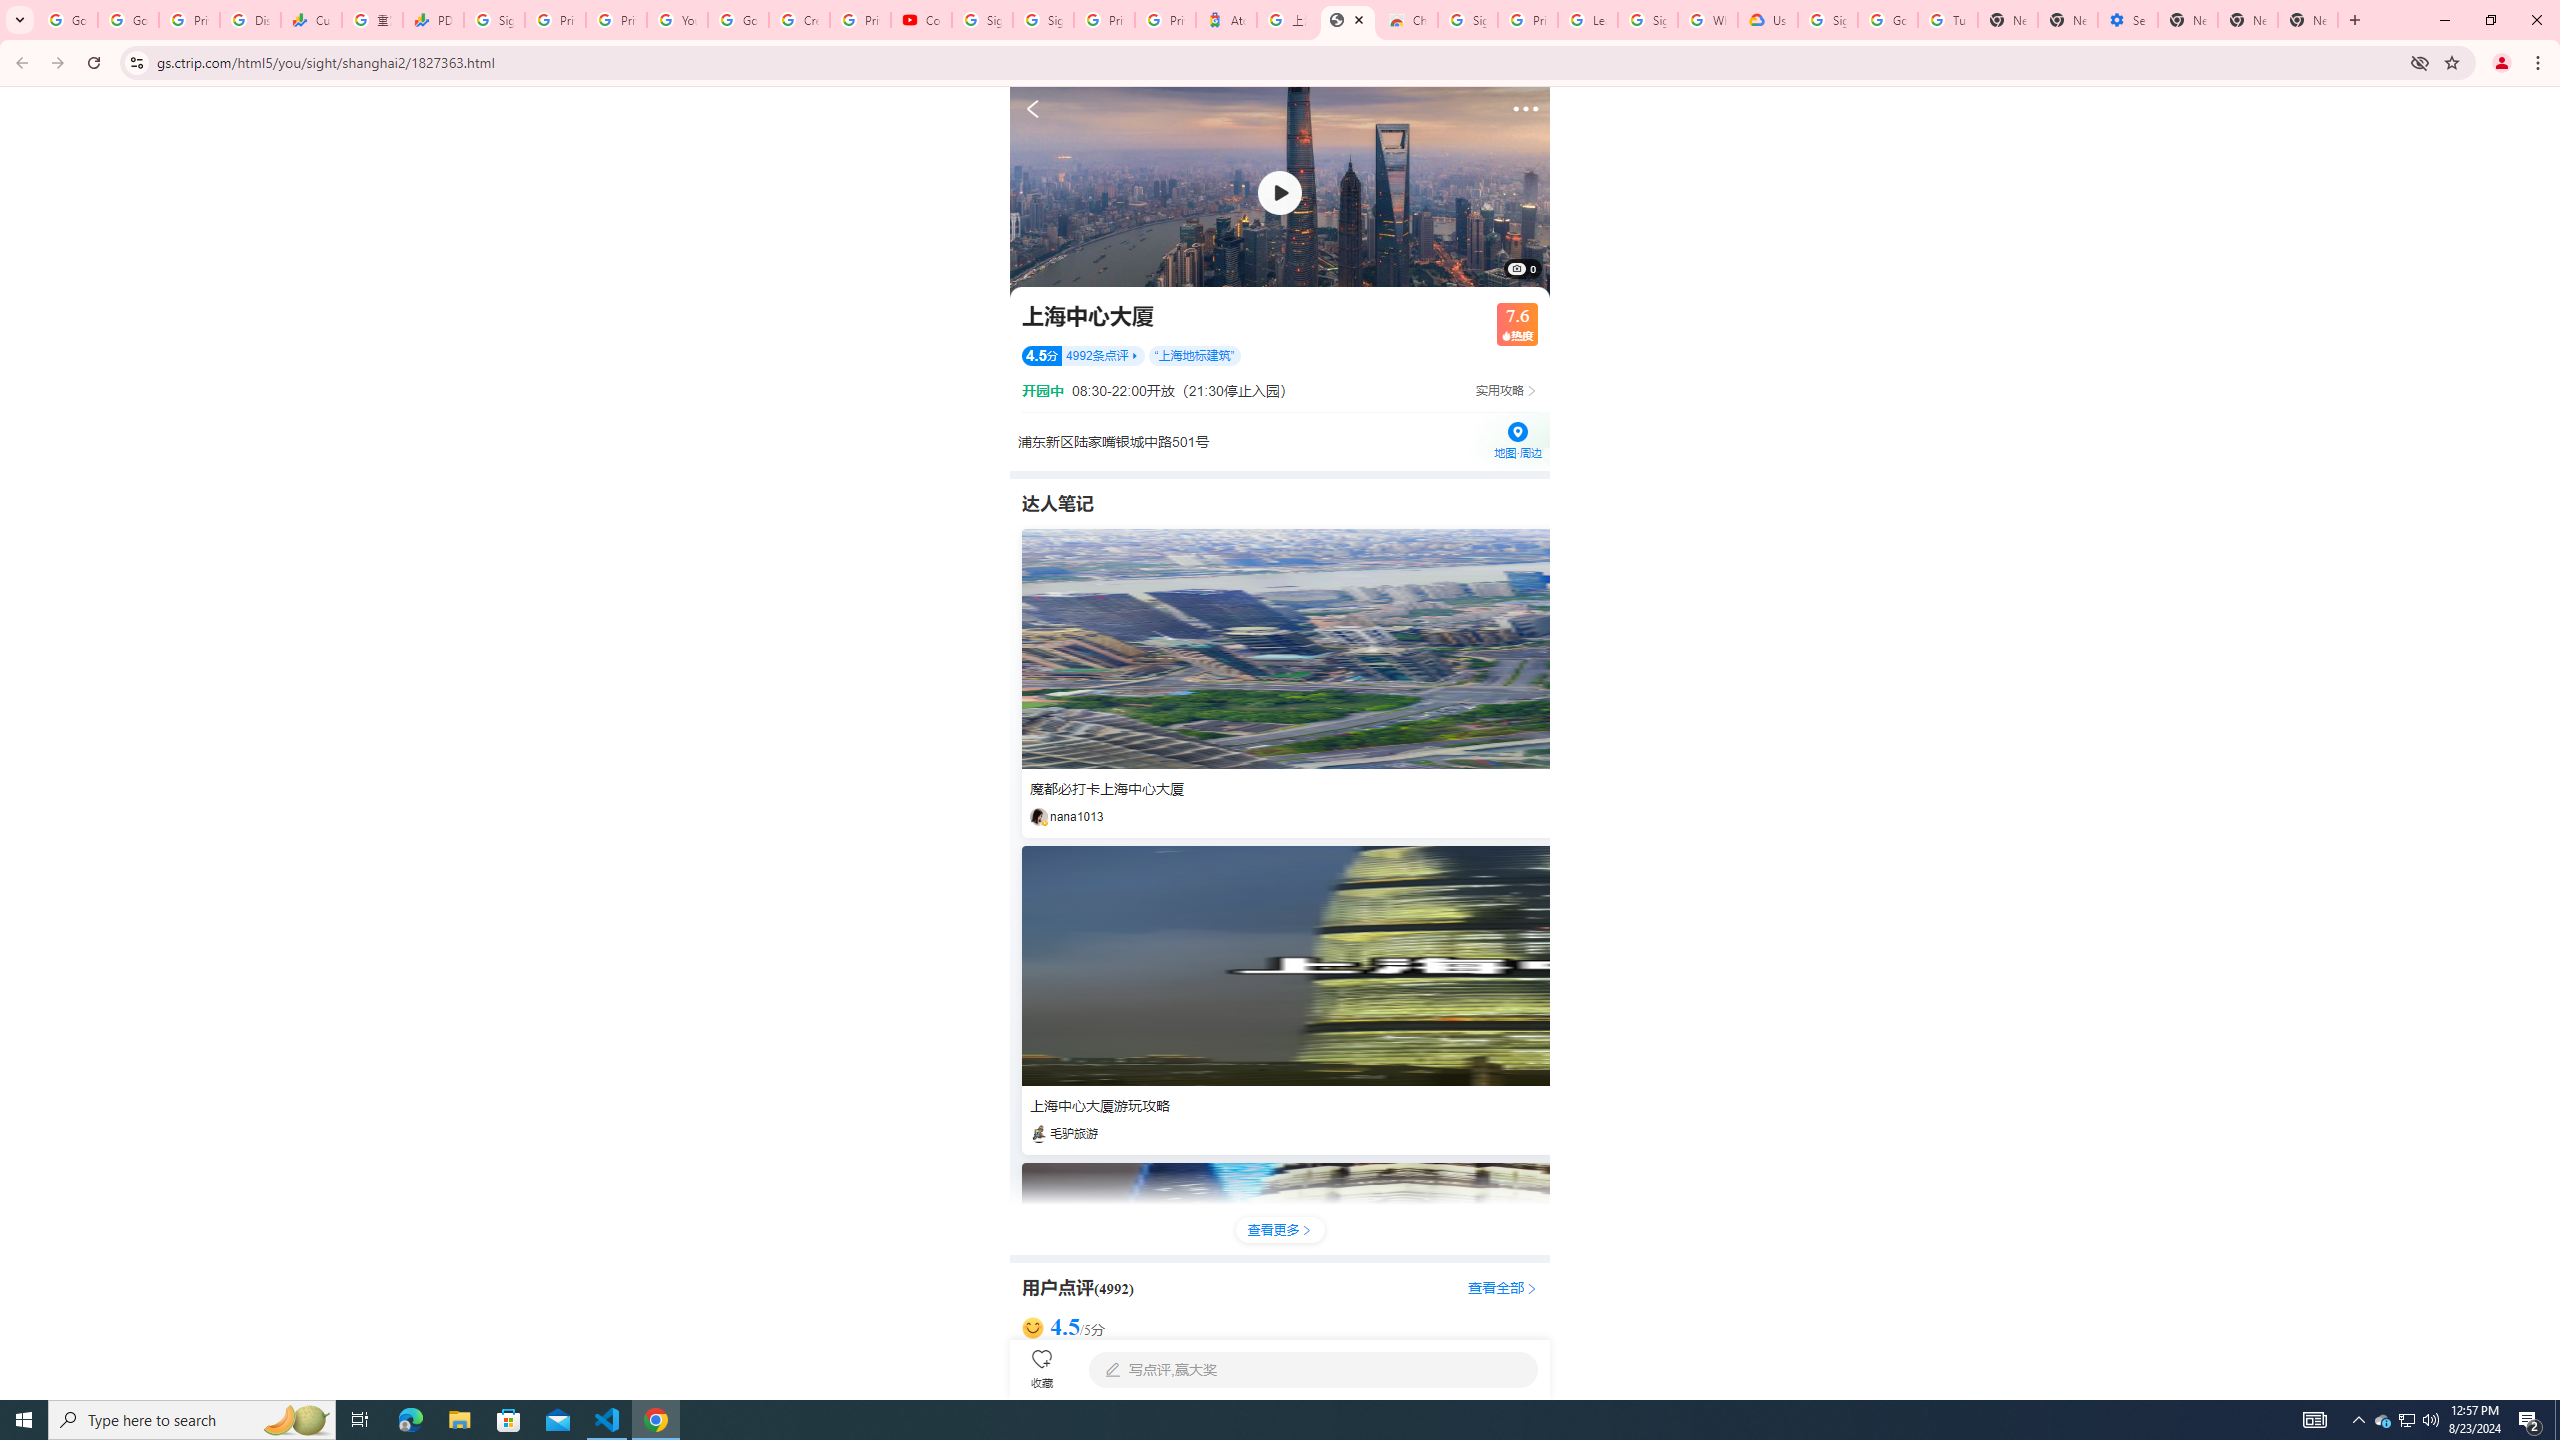 The height and width of the screenshot is (1440, 2560). What do you see at coordinates (432, 19) in the screenshot?
I see `'PDD Holdings Inc - ADR (PDD) Price & News - Google Finance'` at bounding box center [432, 19].